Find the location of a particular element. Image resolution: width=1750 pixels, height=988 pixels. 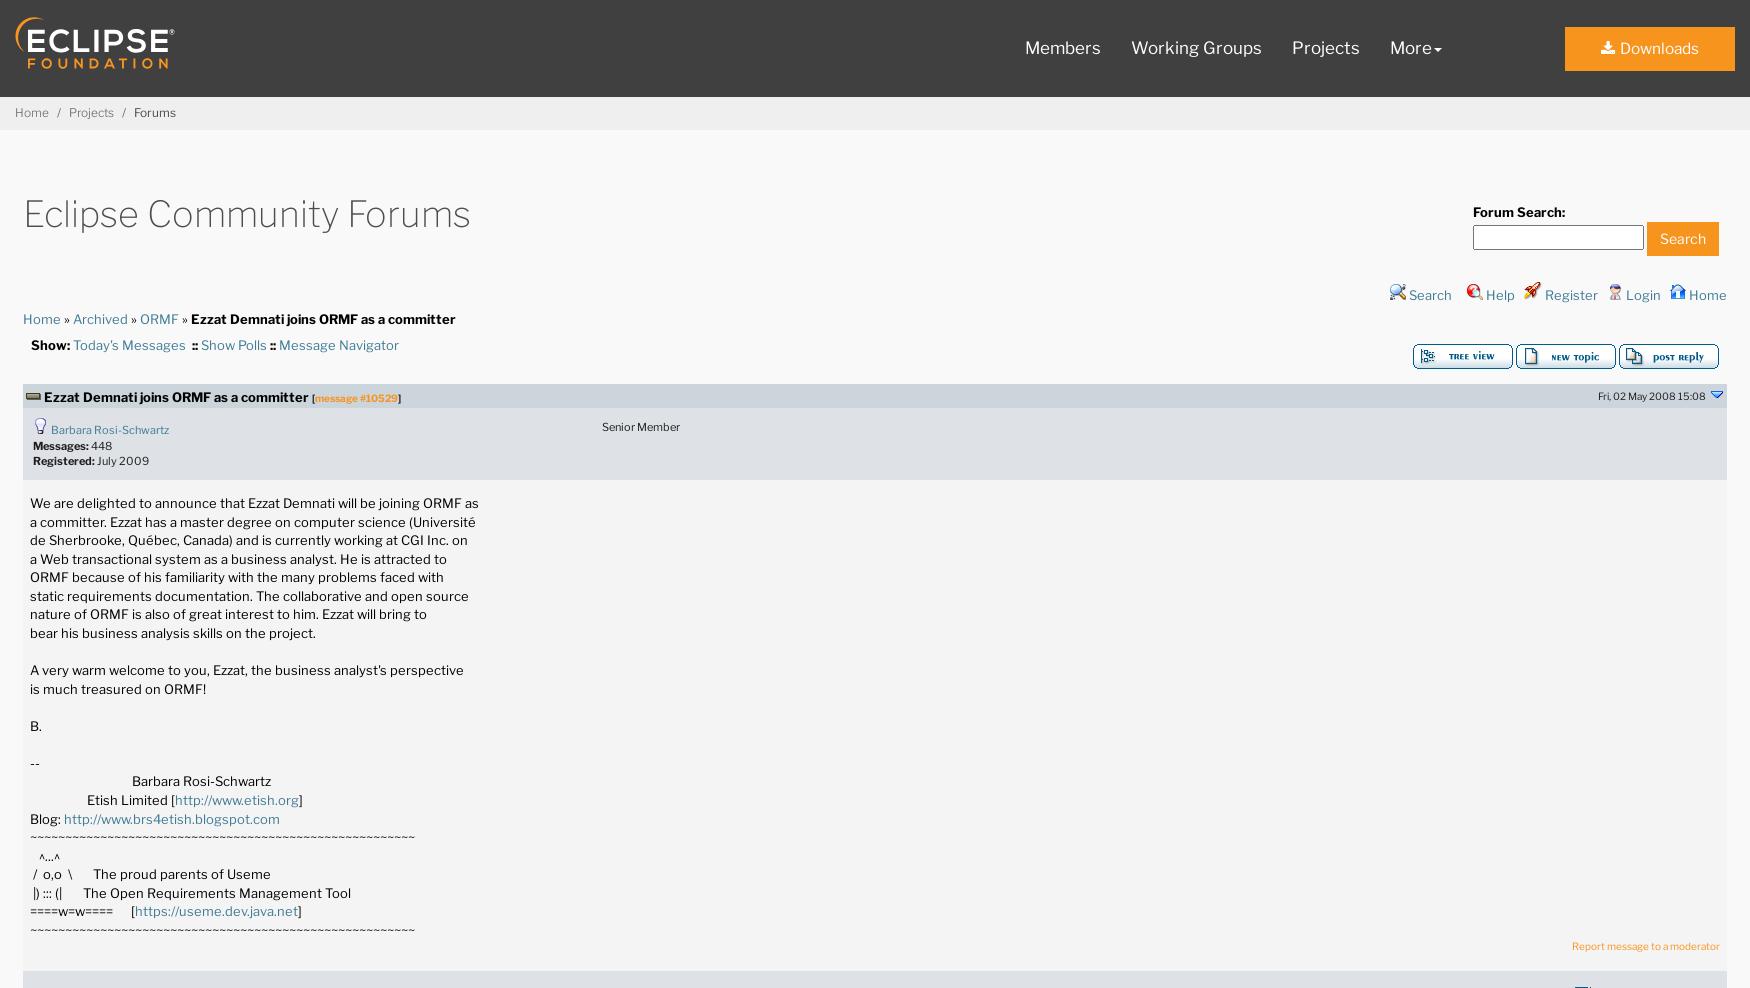

'ORMF' is located at coordinates (158, 318).